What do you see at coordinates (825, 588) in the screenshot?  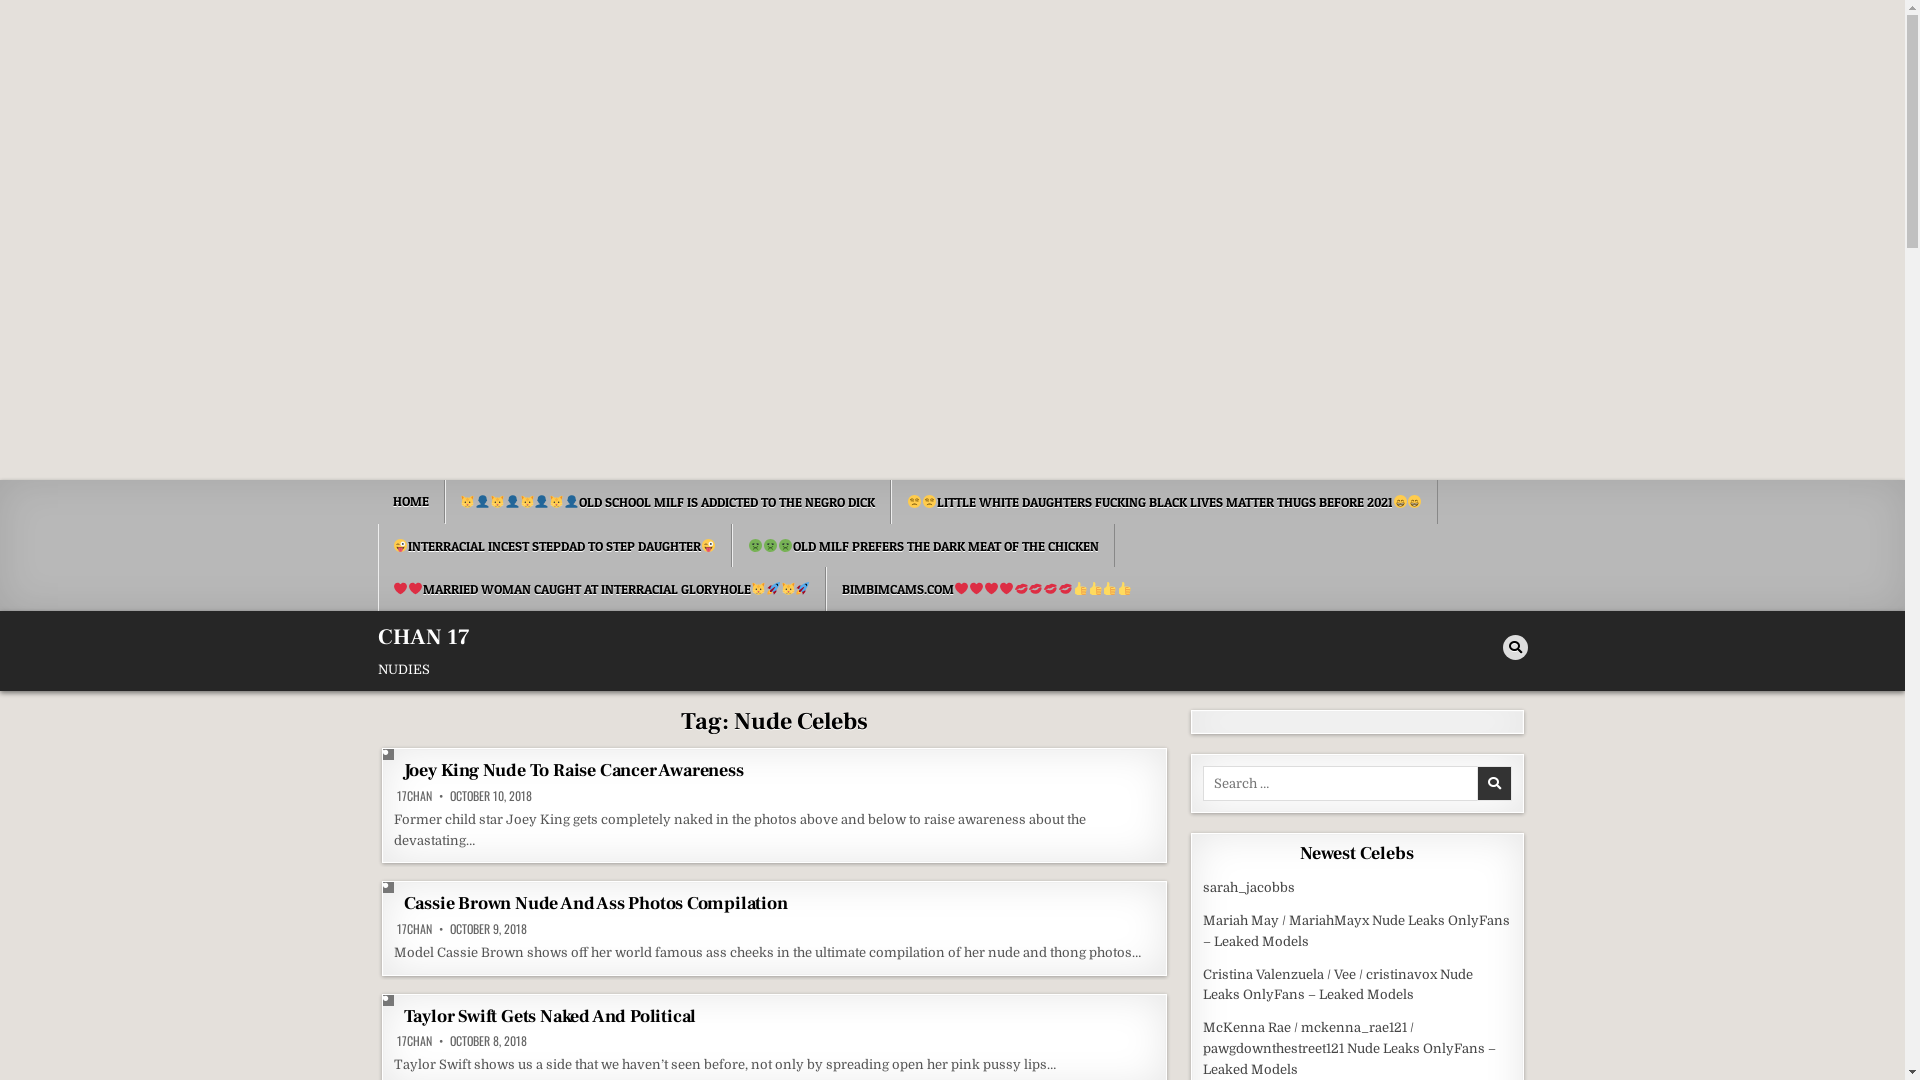 I see `'BIMBIMCAMS.COM'` at bounding box center [825, 588].